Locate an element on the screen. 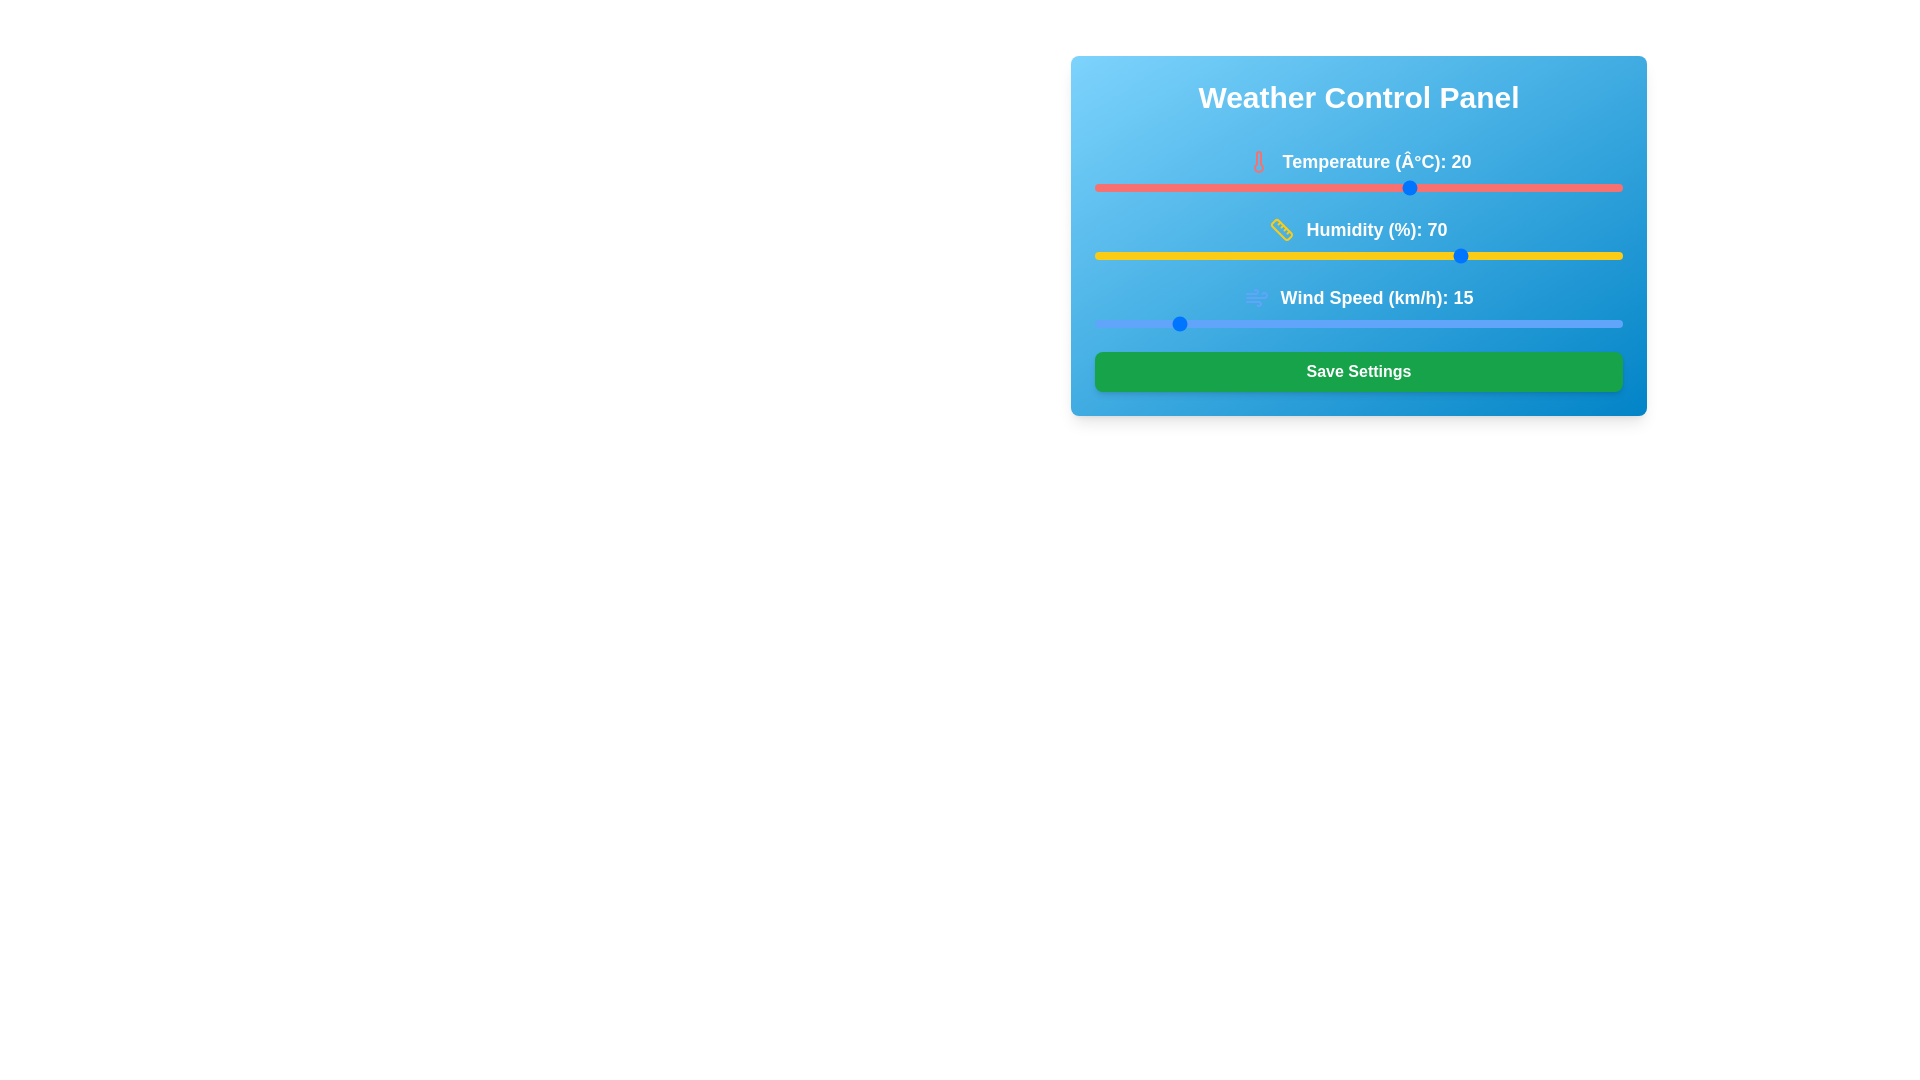 This screenshot has height=1080, width=1920. the 'Save Settings' button with a green background and bold white text located at the bottom of the 'Weather Control Panel' to observe its hover effects is located at coordinates (1358, 371).